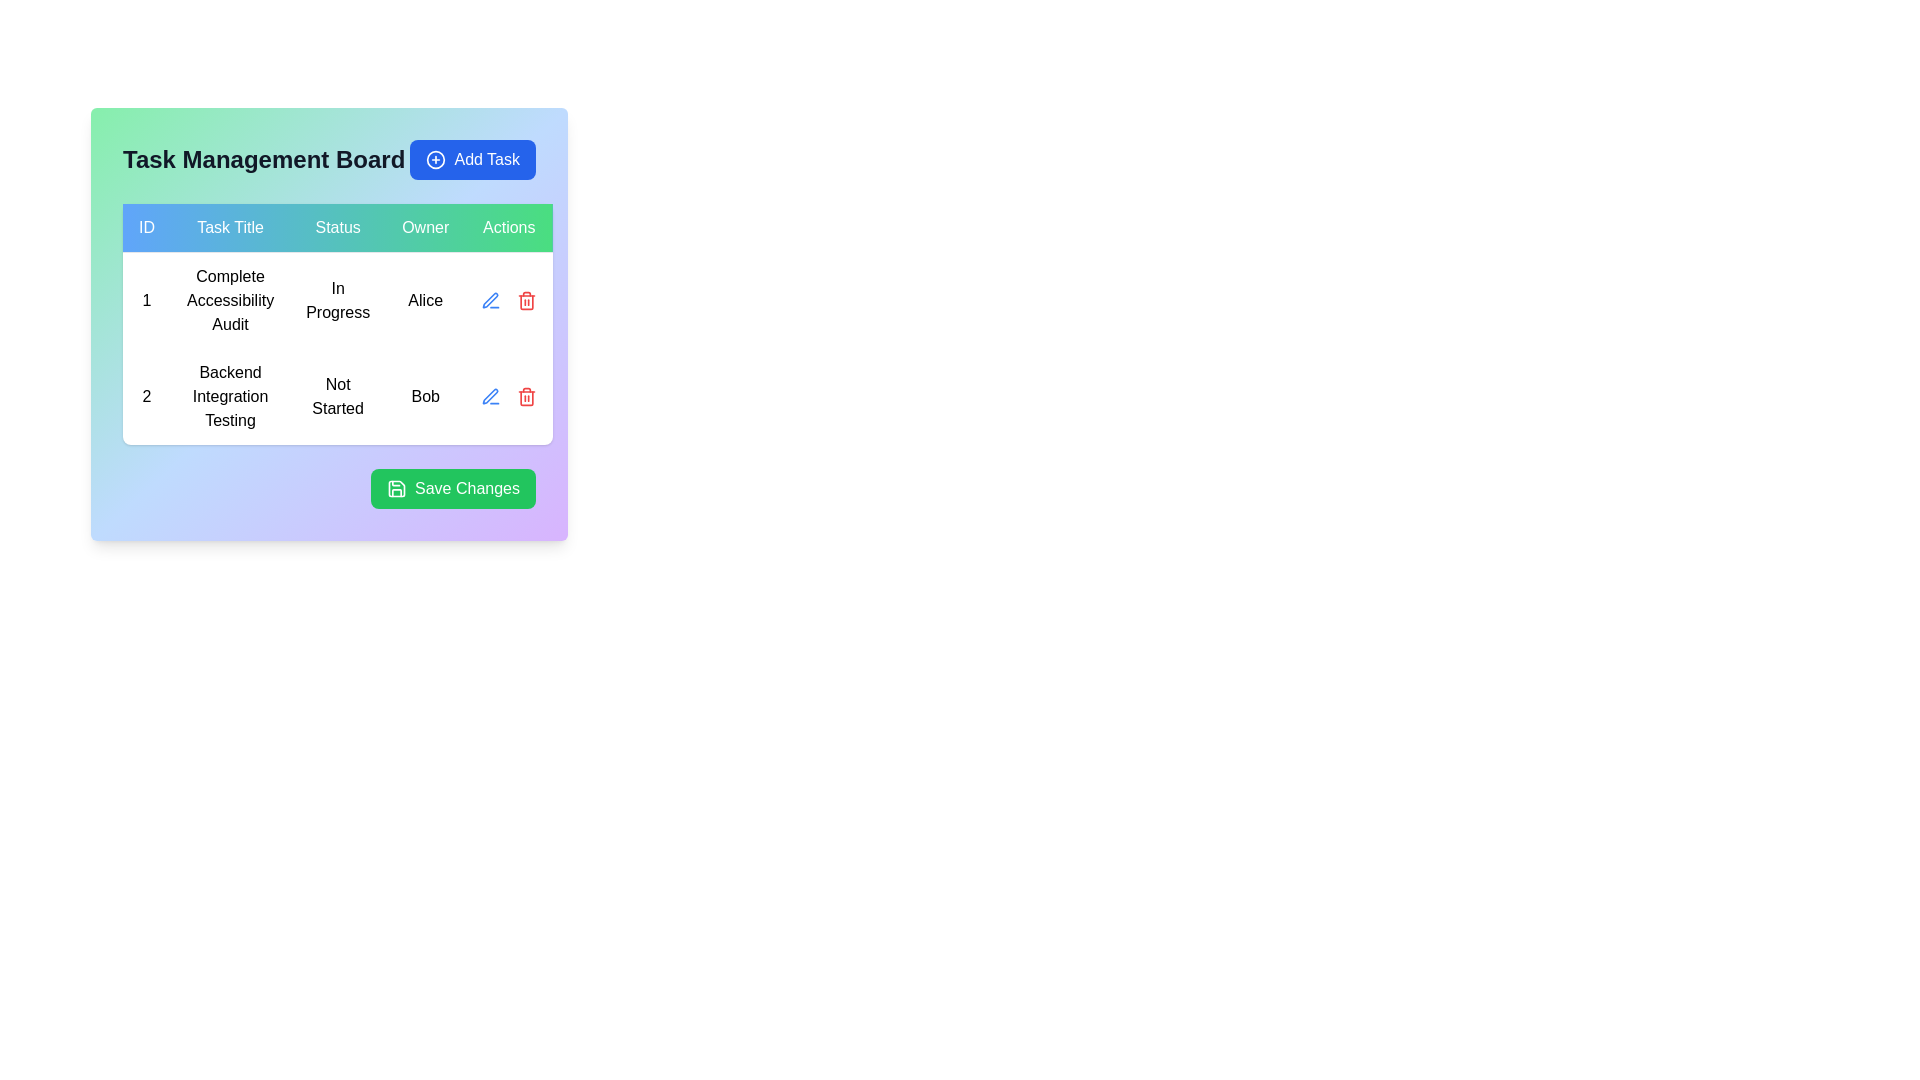 Image resolution: width=1920 pixels, height=1080 pixels. What do you see at coordinates (230, 227) in the screenshot?
I see `the 'Task Title' column header in the task management table, which is the second header following 'ID' and preceding 'Status'` at bounding box center [230, 227].